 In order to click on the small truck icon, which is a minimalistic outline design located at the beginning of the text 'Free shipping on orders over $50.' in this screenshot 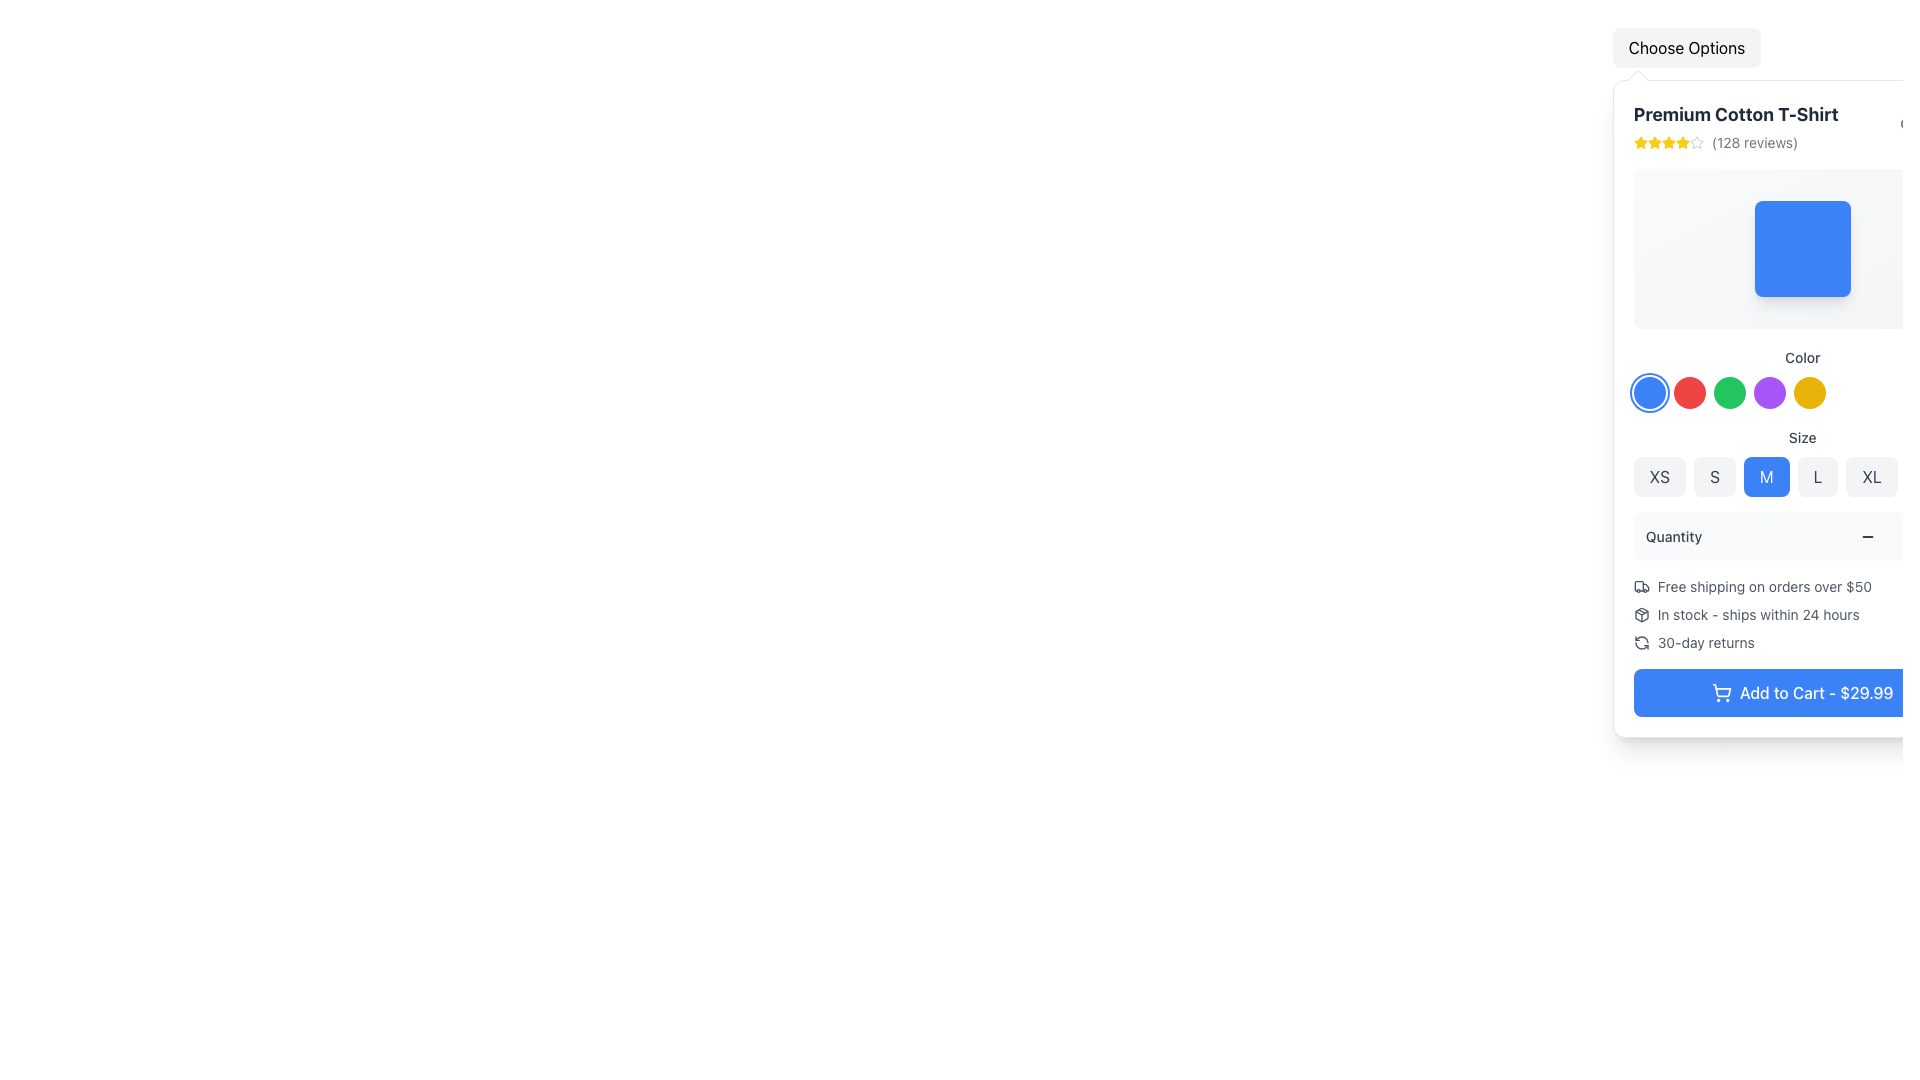, I will do `click(1641, 585)`.